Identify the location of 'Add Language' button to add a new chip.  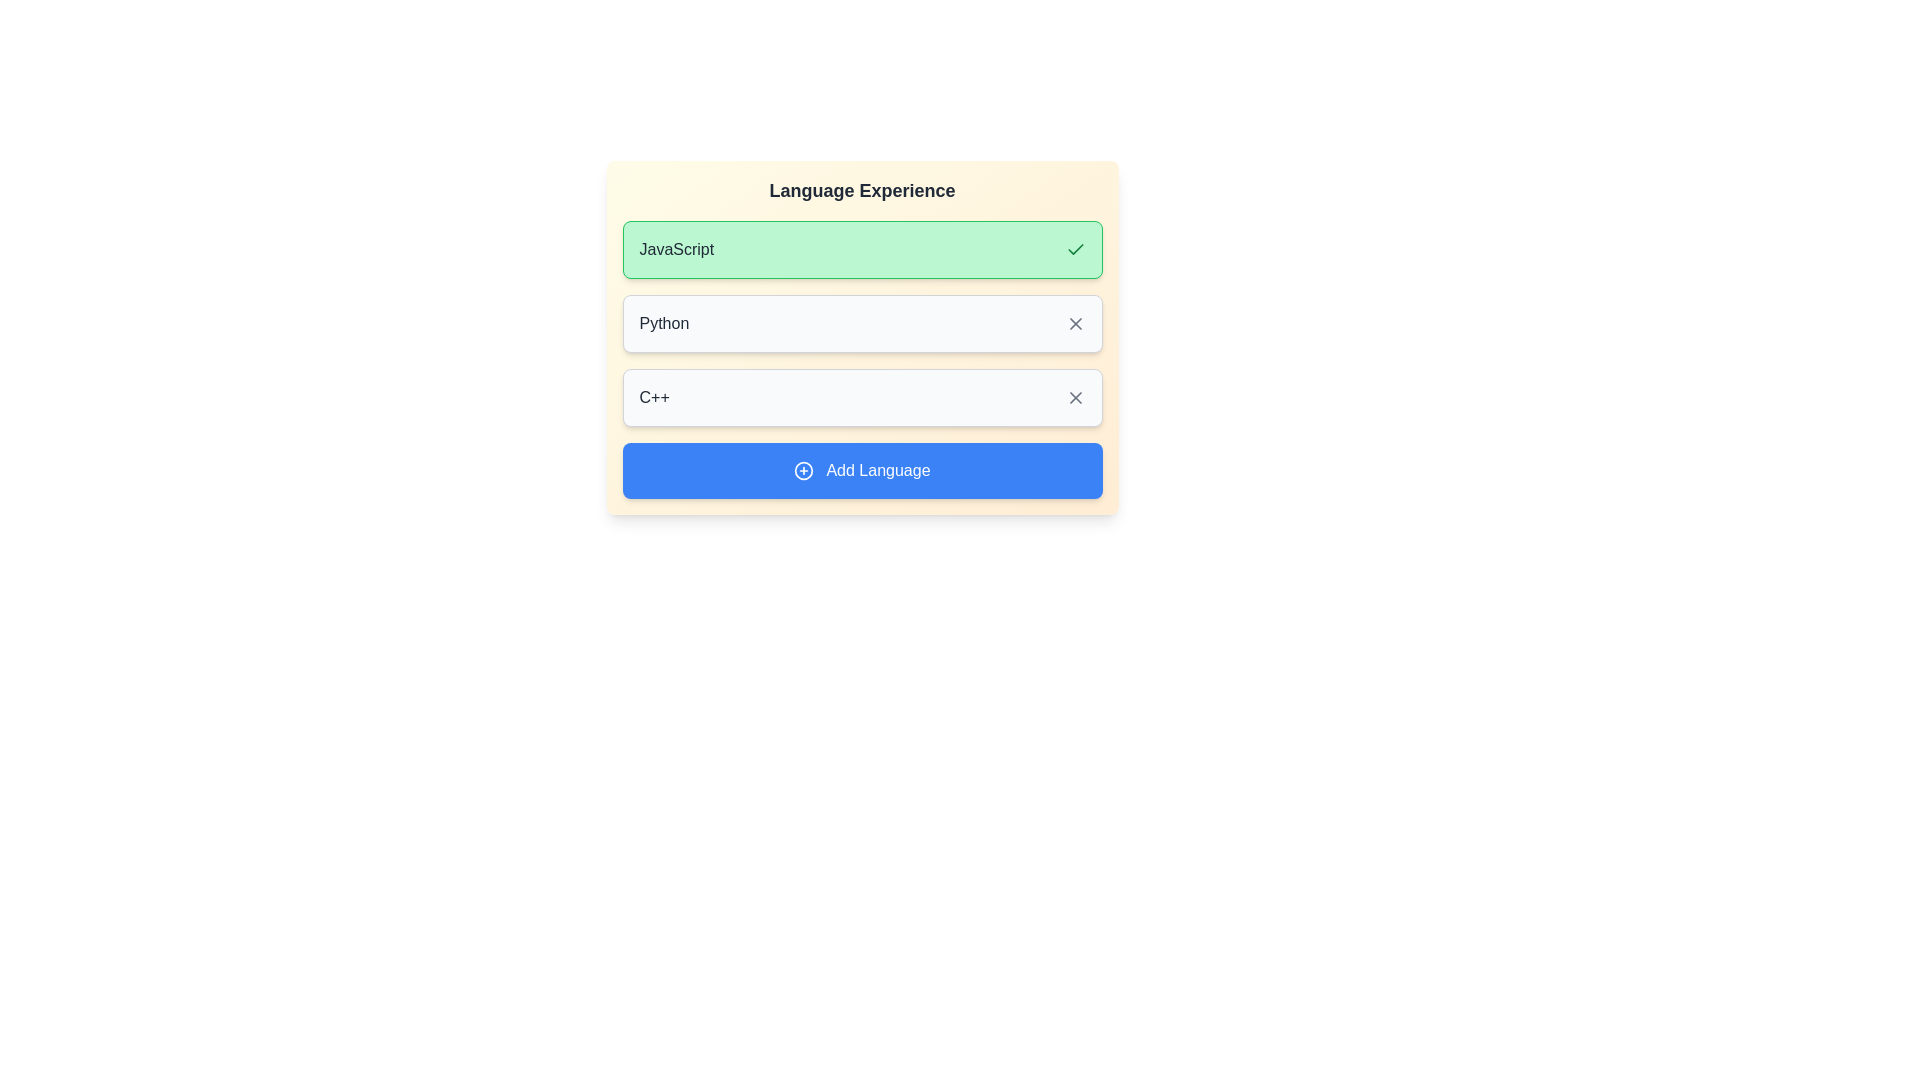
(862, 470).